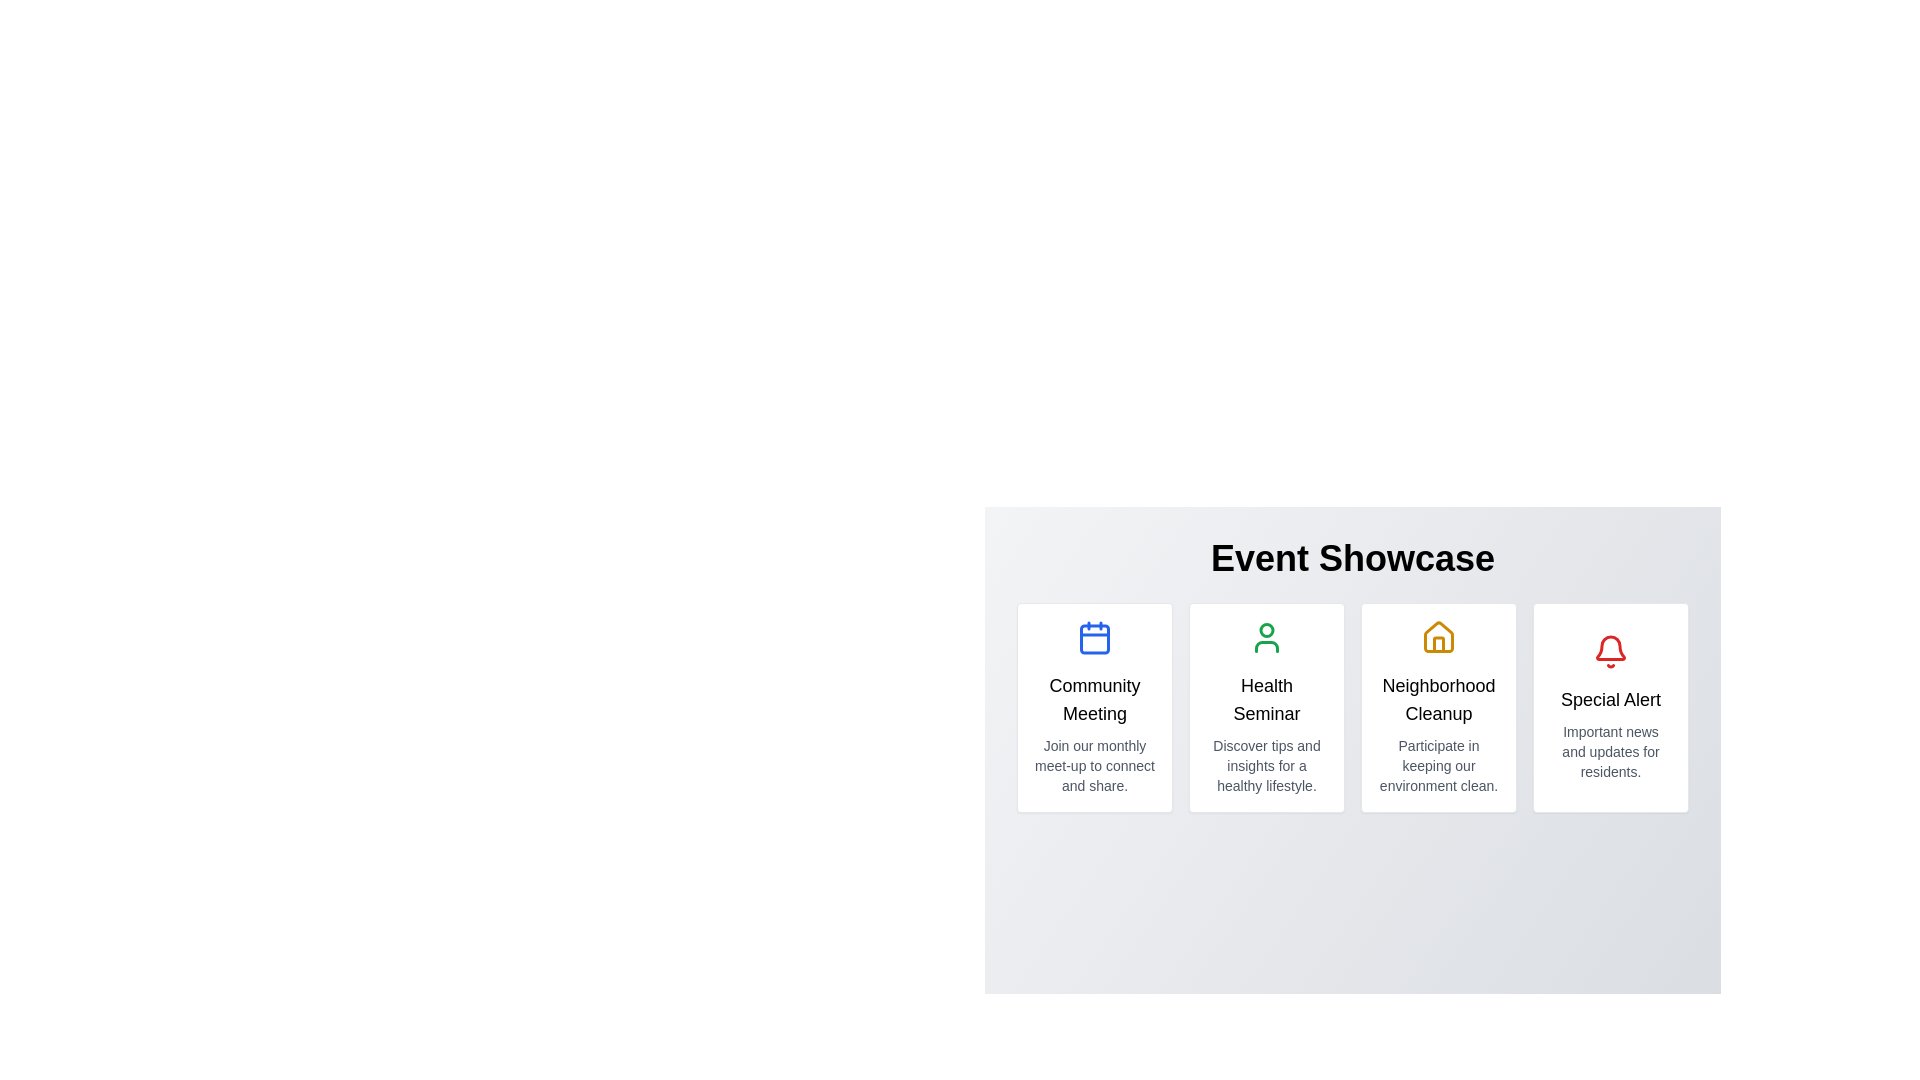  What do you see at coordinates (1611, 707) in the screenshot?
I see `the notification card located in the bottom-right section of the showcase` at bounding box center [1611, 707].